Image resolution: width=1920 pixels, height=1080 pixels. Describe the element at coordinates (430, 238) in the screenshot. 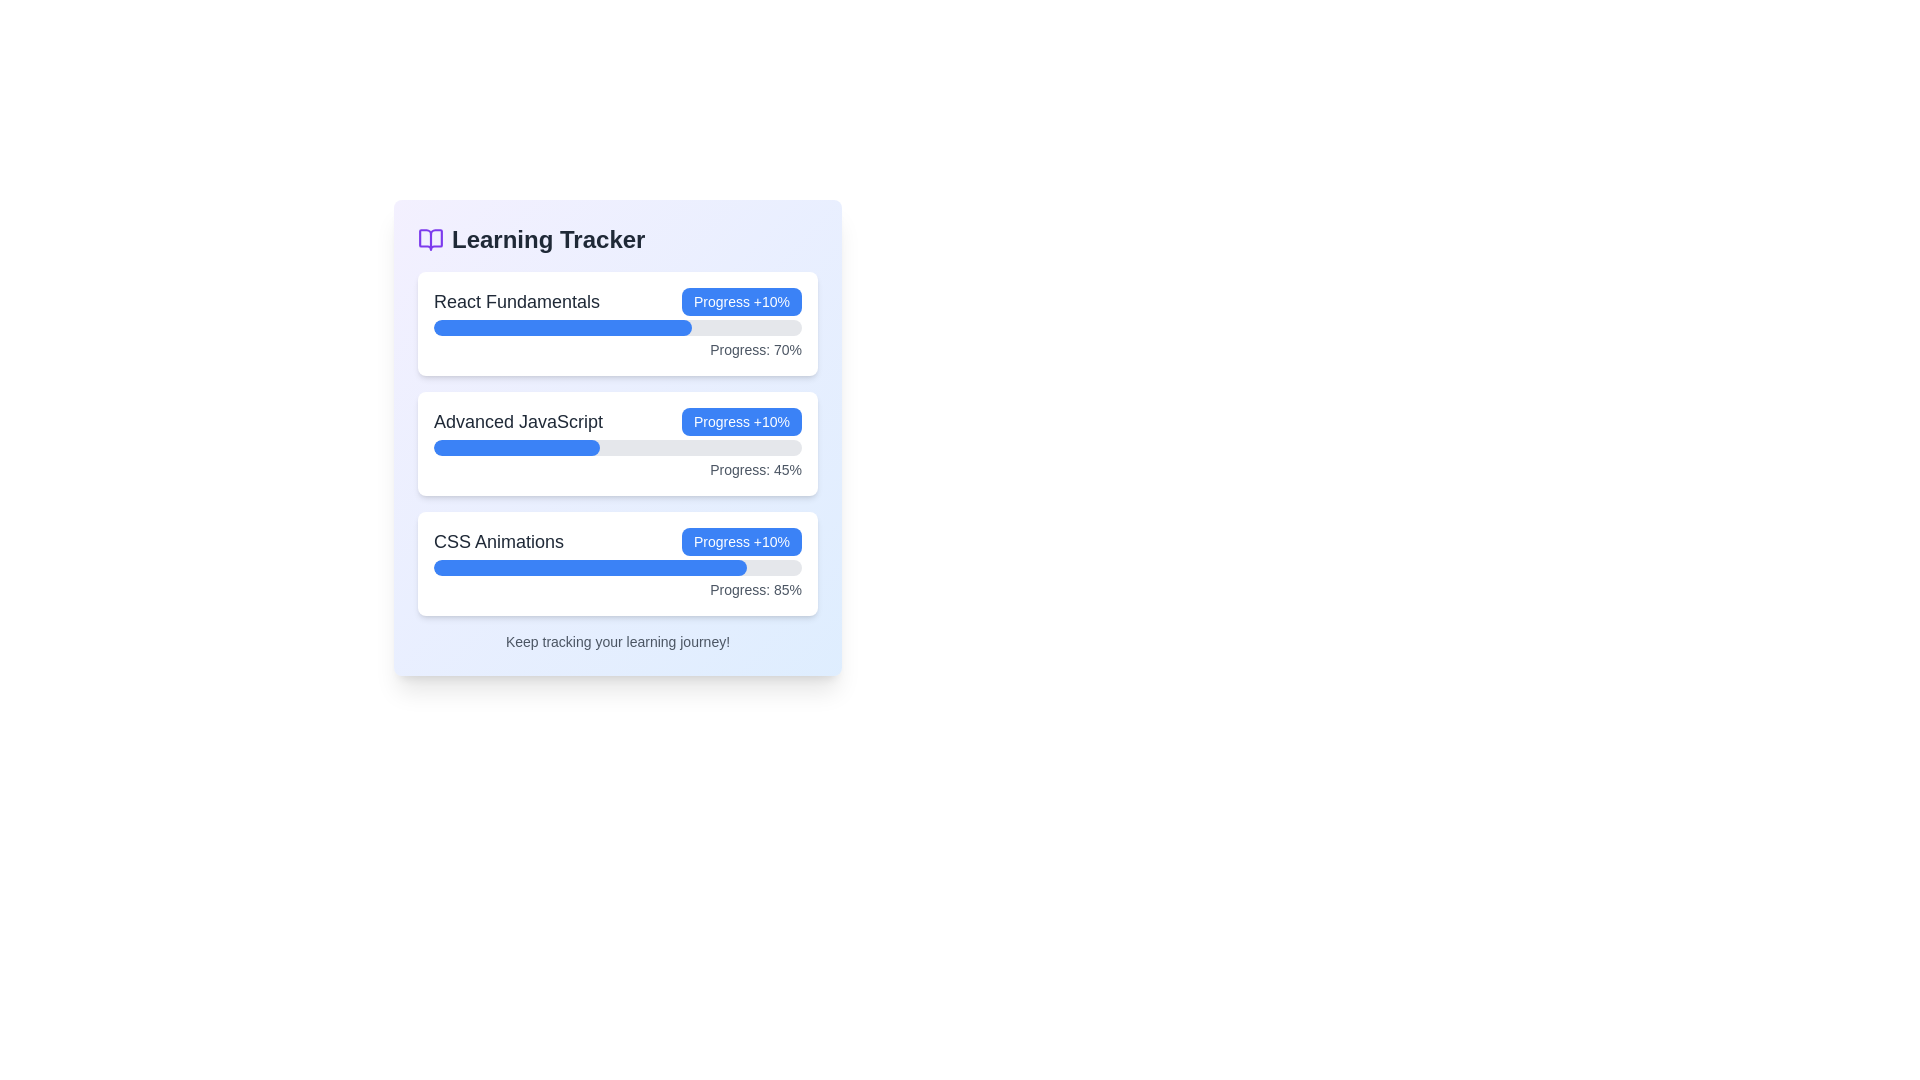

I see `the open book icon in the header of the 'Learning Tracker' widget, which is depicted in a minimalist outline style with a purple hue` at that location.